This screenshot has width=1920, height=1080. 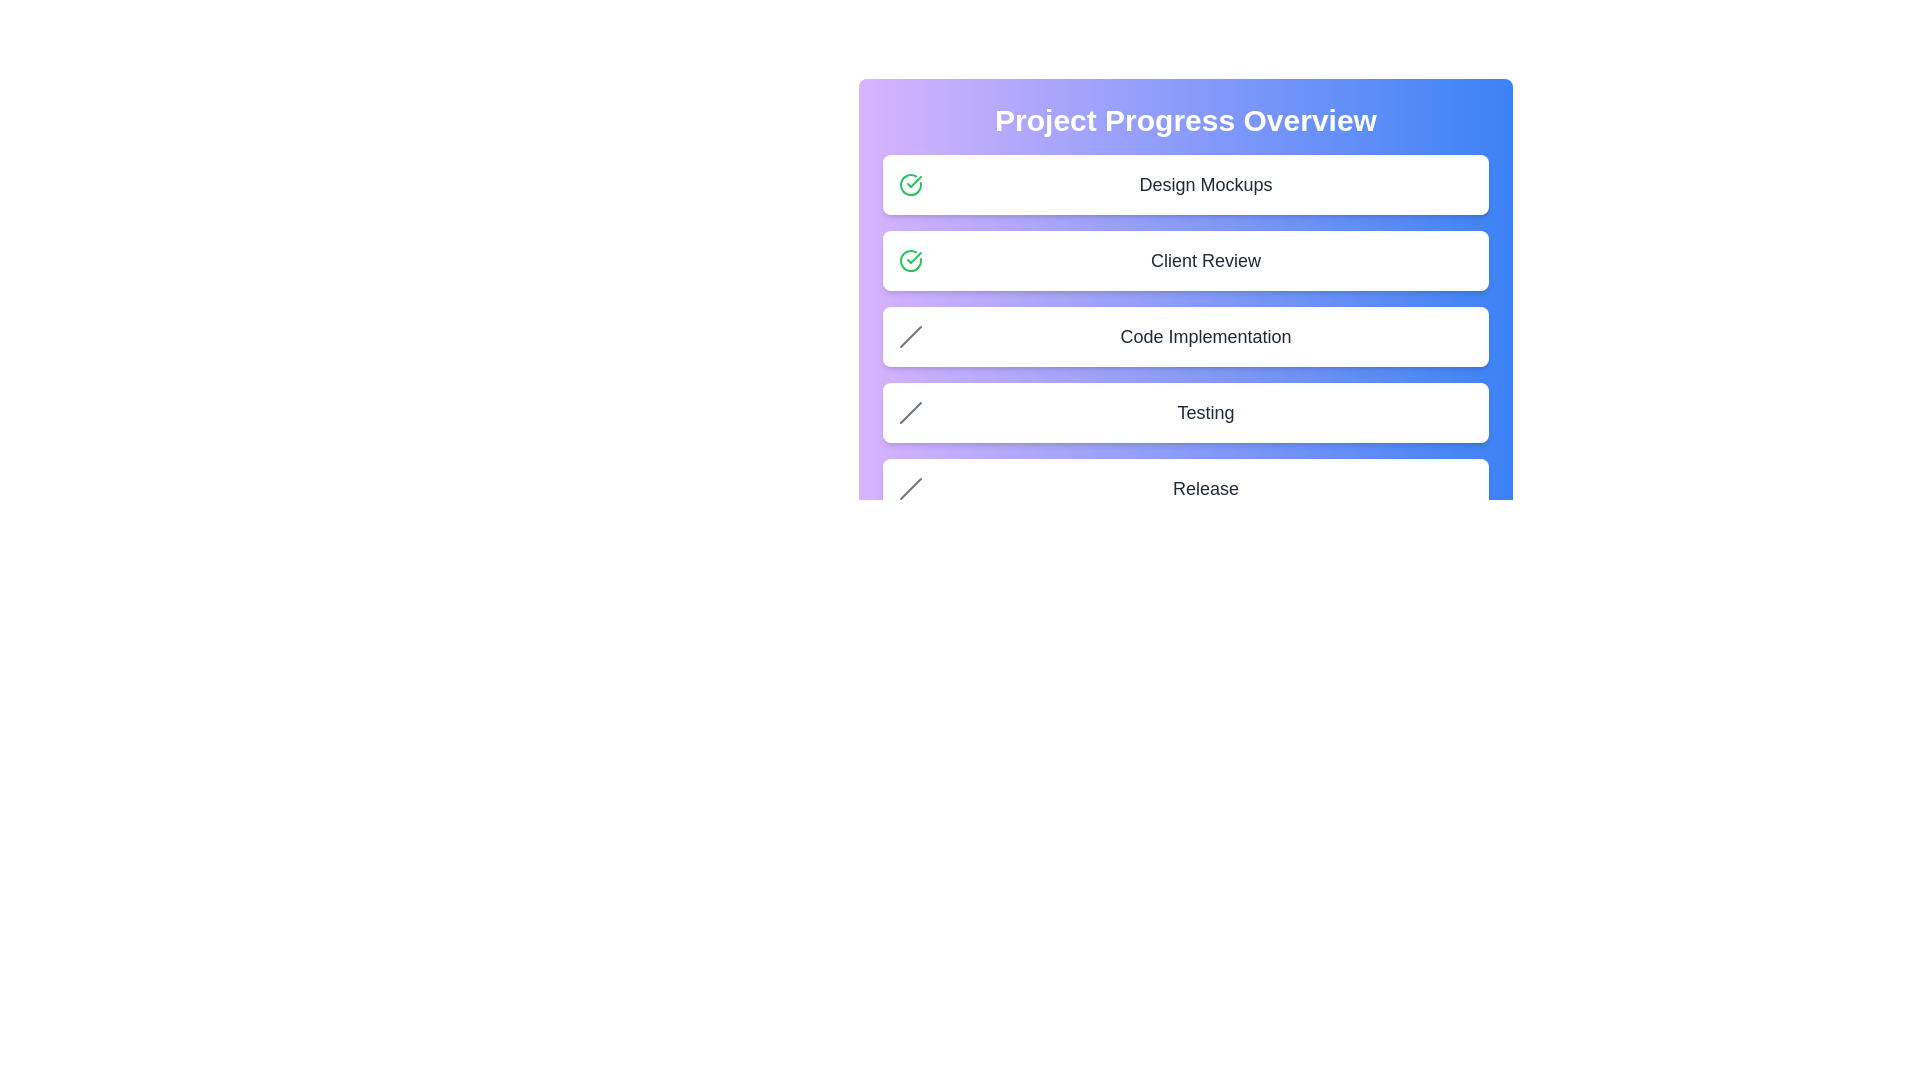 What do you see at coordinates (1185, 120) in the screenshot?
I see `the Header text element which serves as a descriptive title above the 'Design Mockups' section` at bounding box center [1185, 120].